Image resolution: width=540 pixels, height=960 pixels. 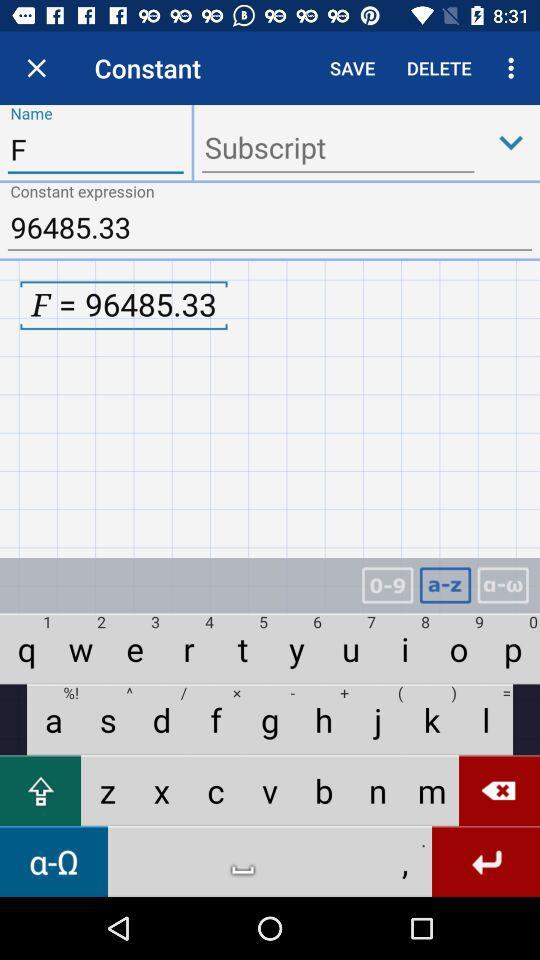 I want to click on the expand_more icon, so click(x=511, y=141).